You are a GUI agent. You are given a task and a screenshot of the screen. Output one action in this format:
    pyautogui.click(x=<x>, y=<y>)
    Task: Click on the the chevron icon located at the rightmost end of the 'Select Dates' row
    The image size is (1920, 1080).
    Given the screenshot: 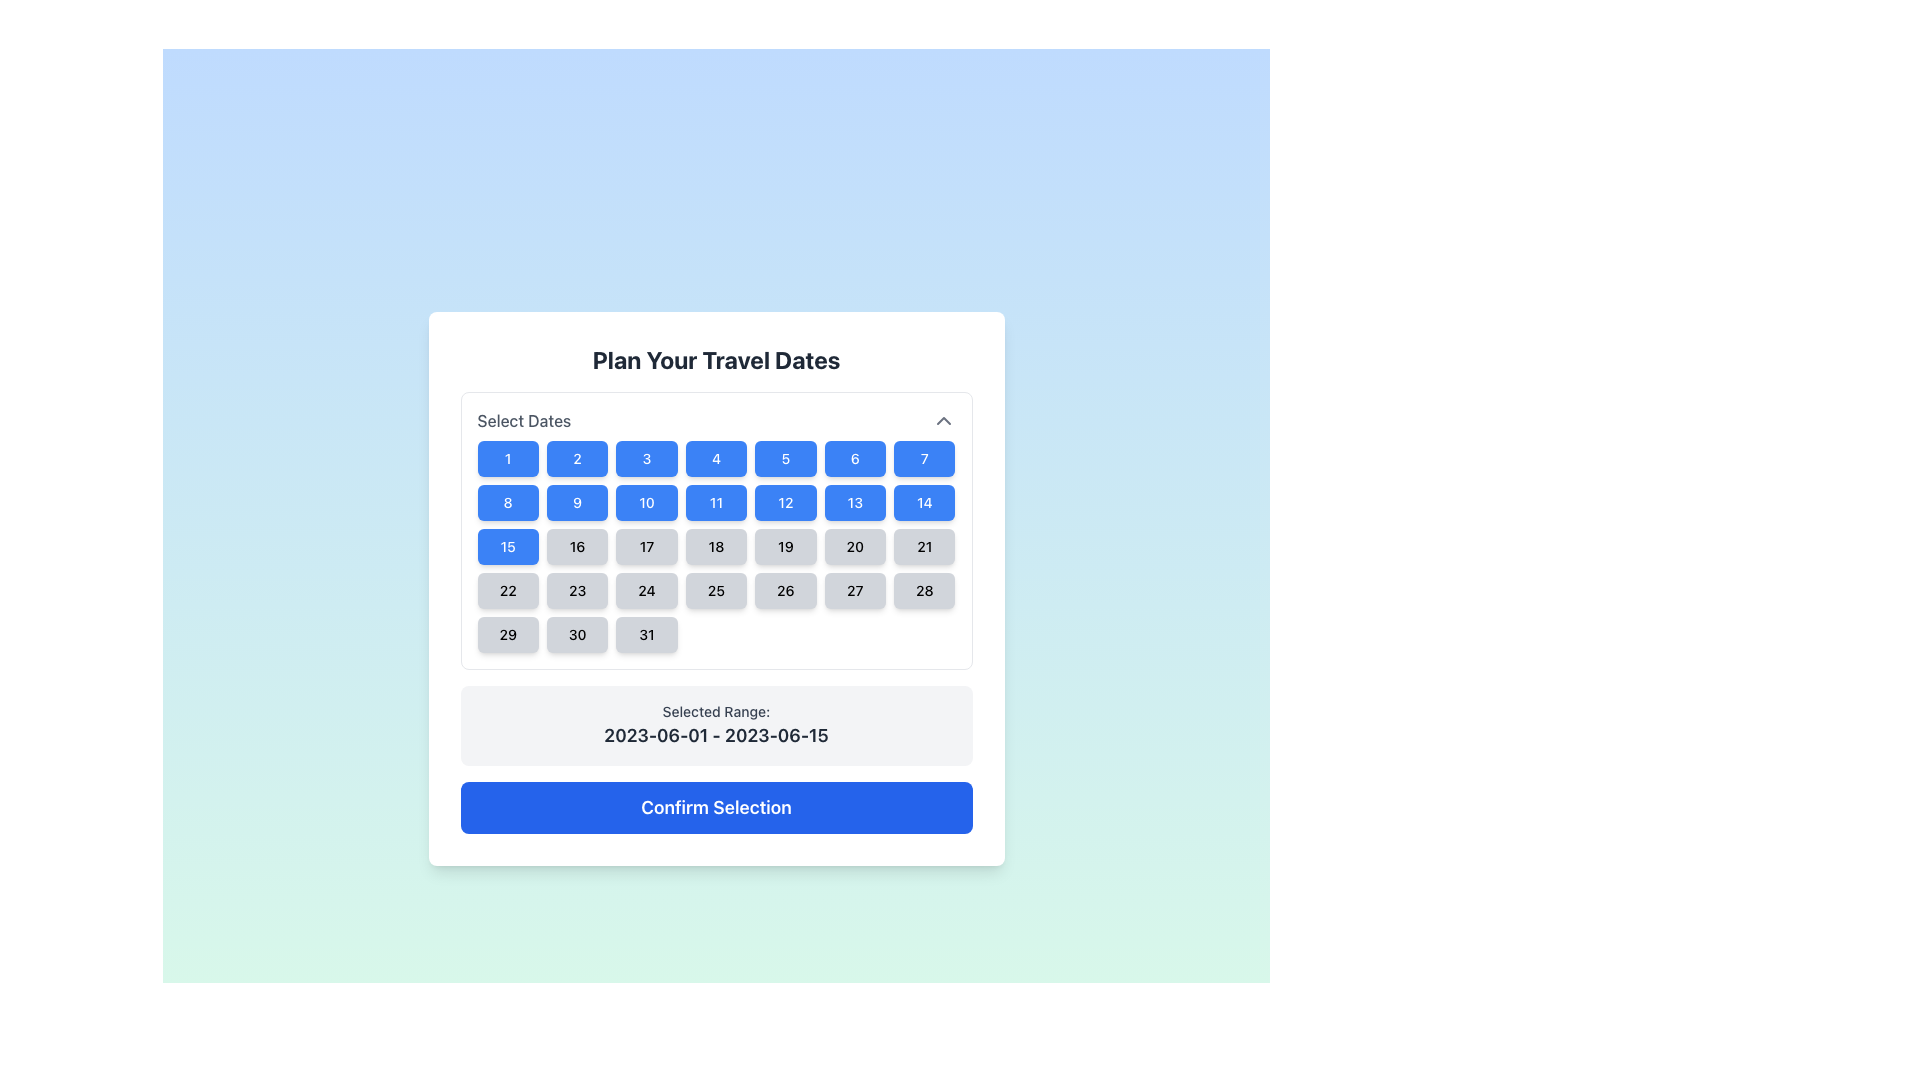 What is the action you would take?
    pyautogui.click(x=942, y=419)
    